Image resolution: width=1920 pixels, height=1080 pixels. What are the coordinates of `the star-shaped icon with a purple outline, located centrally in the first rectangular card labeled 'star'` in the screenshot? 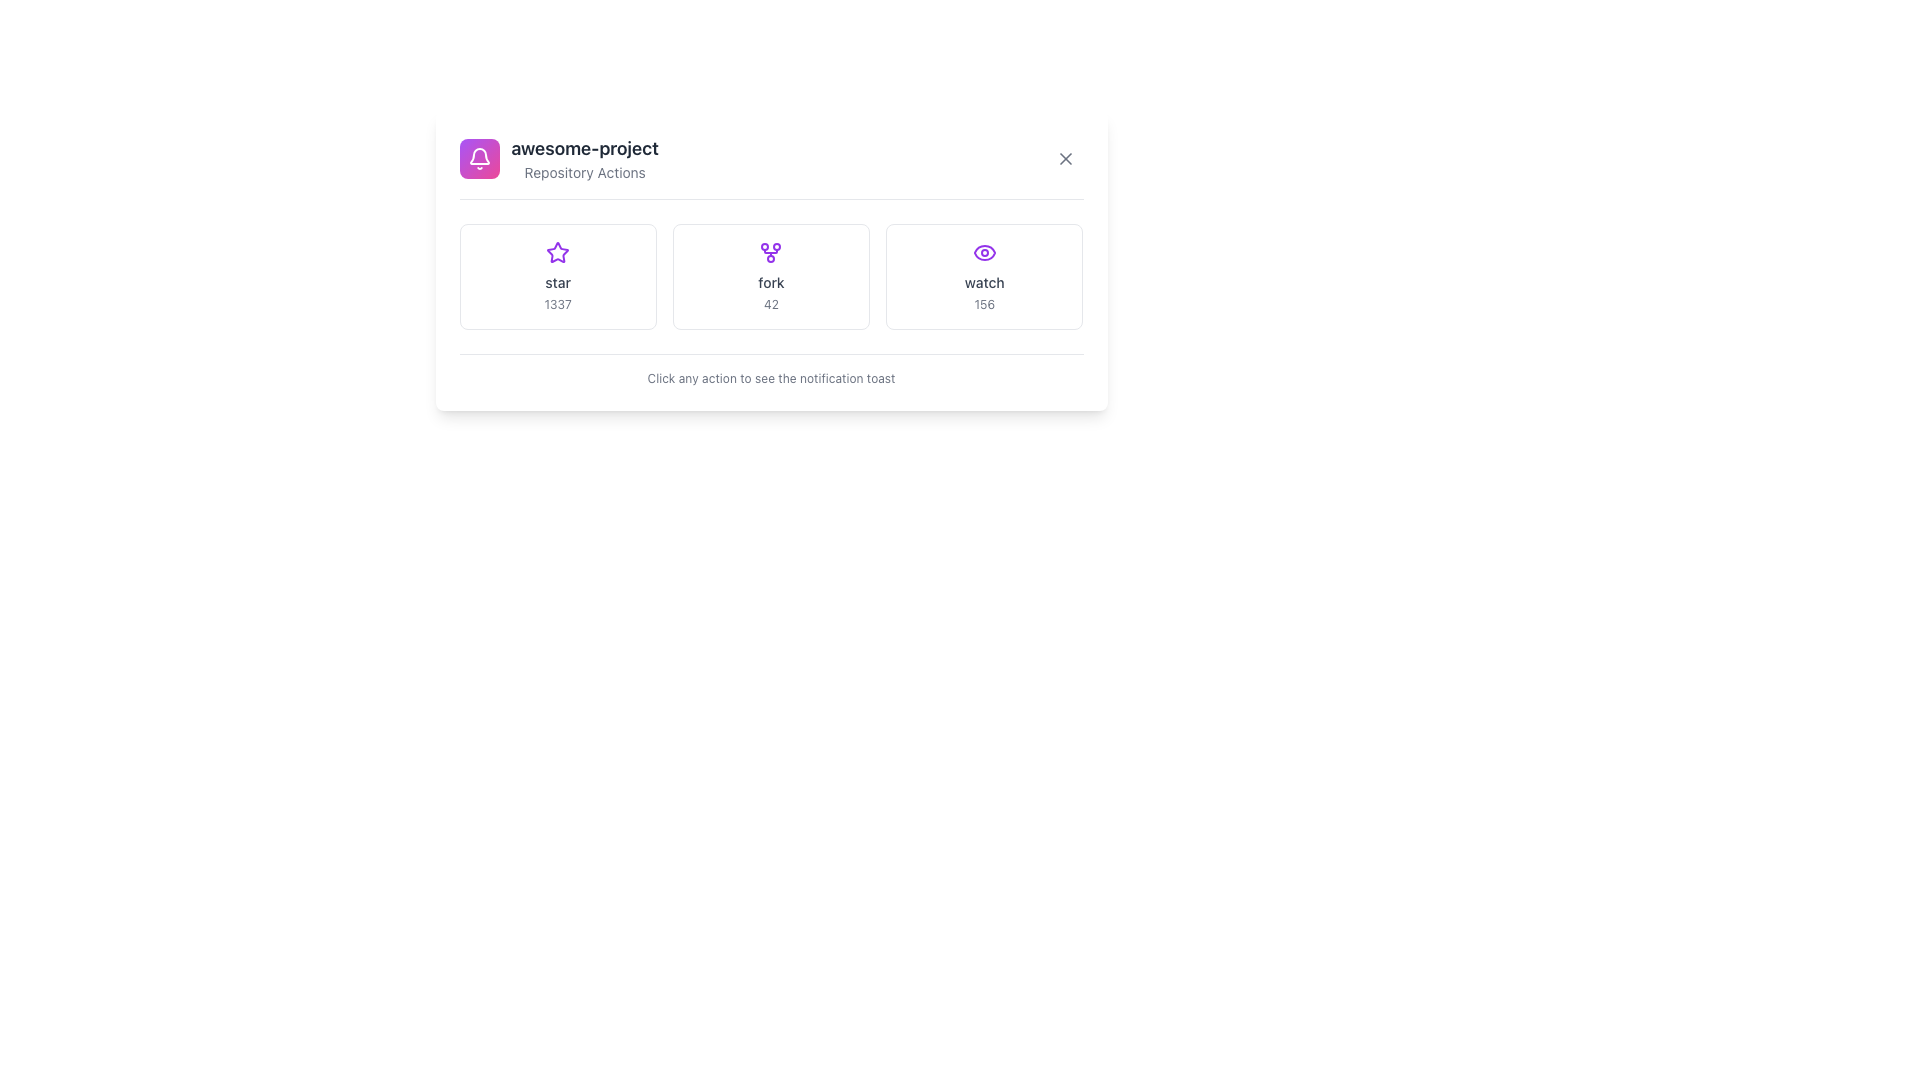 It's located at (558, 251).